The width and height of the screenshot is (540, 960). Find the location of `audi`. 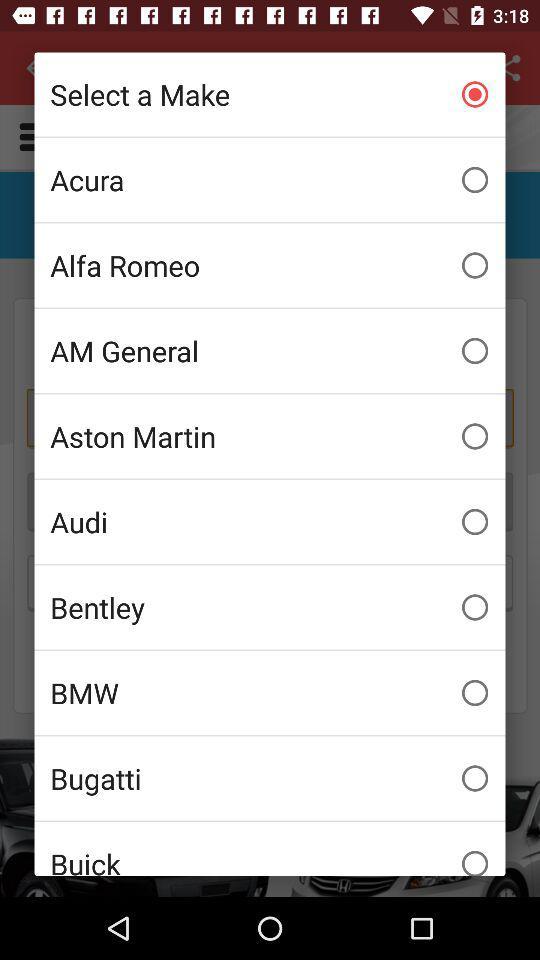

audi is located at coordinates (270, 520).